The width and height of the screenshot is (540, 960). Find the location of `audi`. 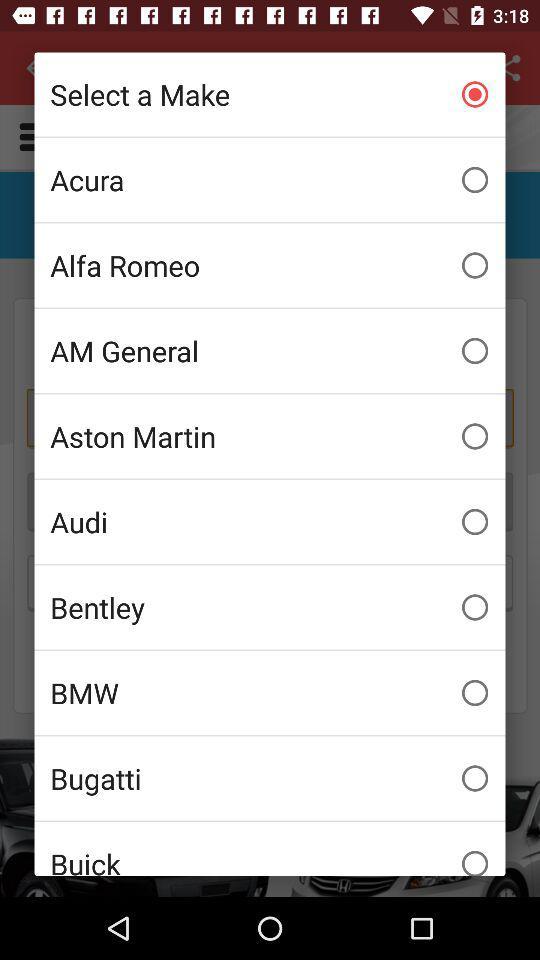

audi is located at coordinates (270, 520).